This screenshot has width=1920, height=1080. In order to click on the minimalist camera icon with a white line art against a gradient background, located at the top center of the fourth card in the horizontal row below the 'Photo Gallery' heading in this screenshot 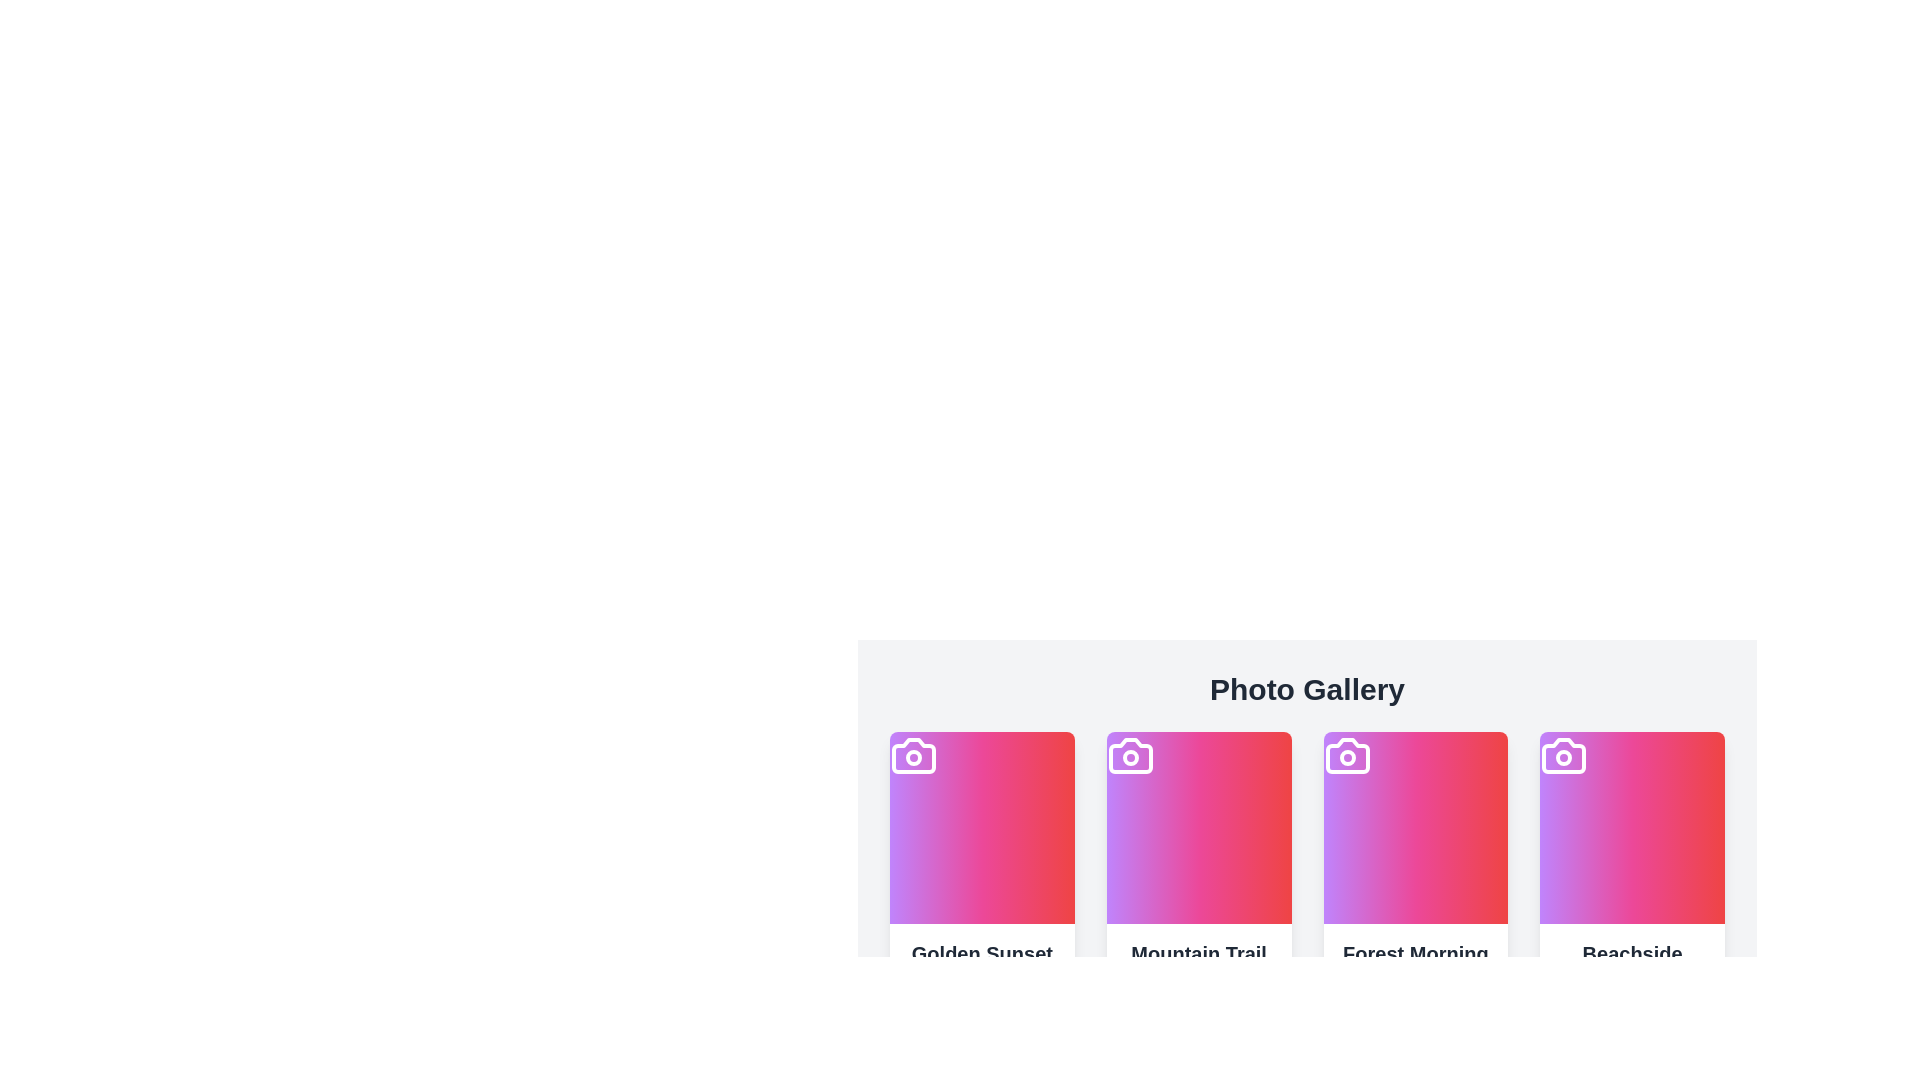, I will do `click(1563, 756)`.